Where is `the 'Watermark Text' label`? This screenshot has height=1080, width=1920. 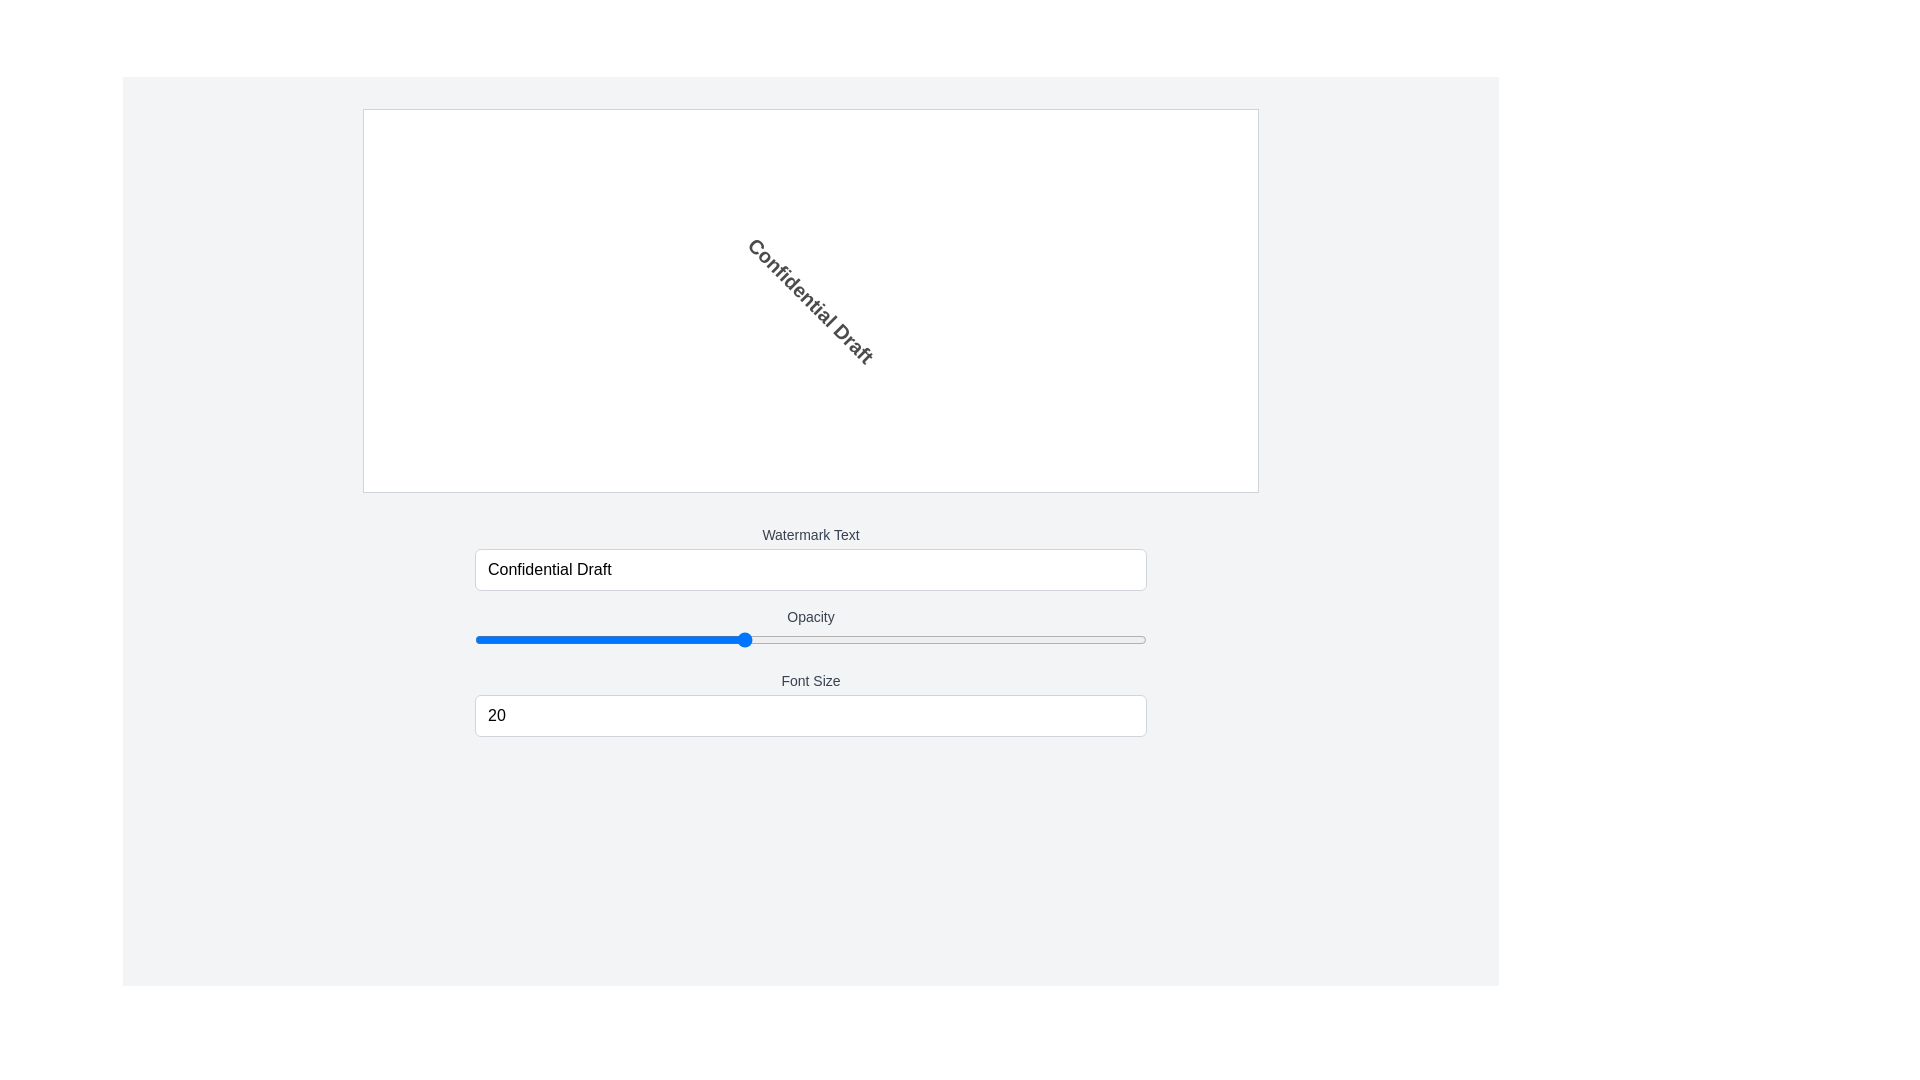
the 'Watermark Text' label is located at coordinates (811, 558).